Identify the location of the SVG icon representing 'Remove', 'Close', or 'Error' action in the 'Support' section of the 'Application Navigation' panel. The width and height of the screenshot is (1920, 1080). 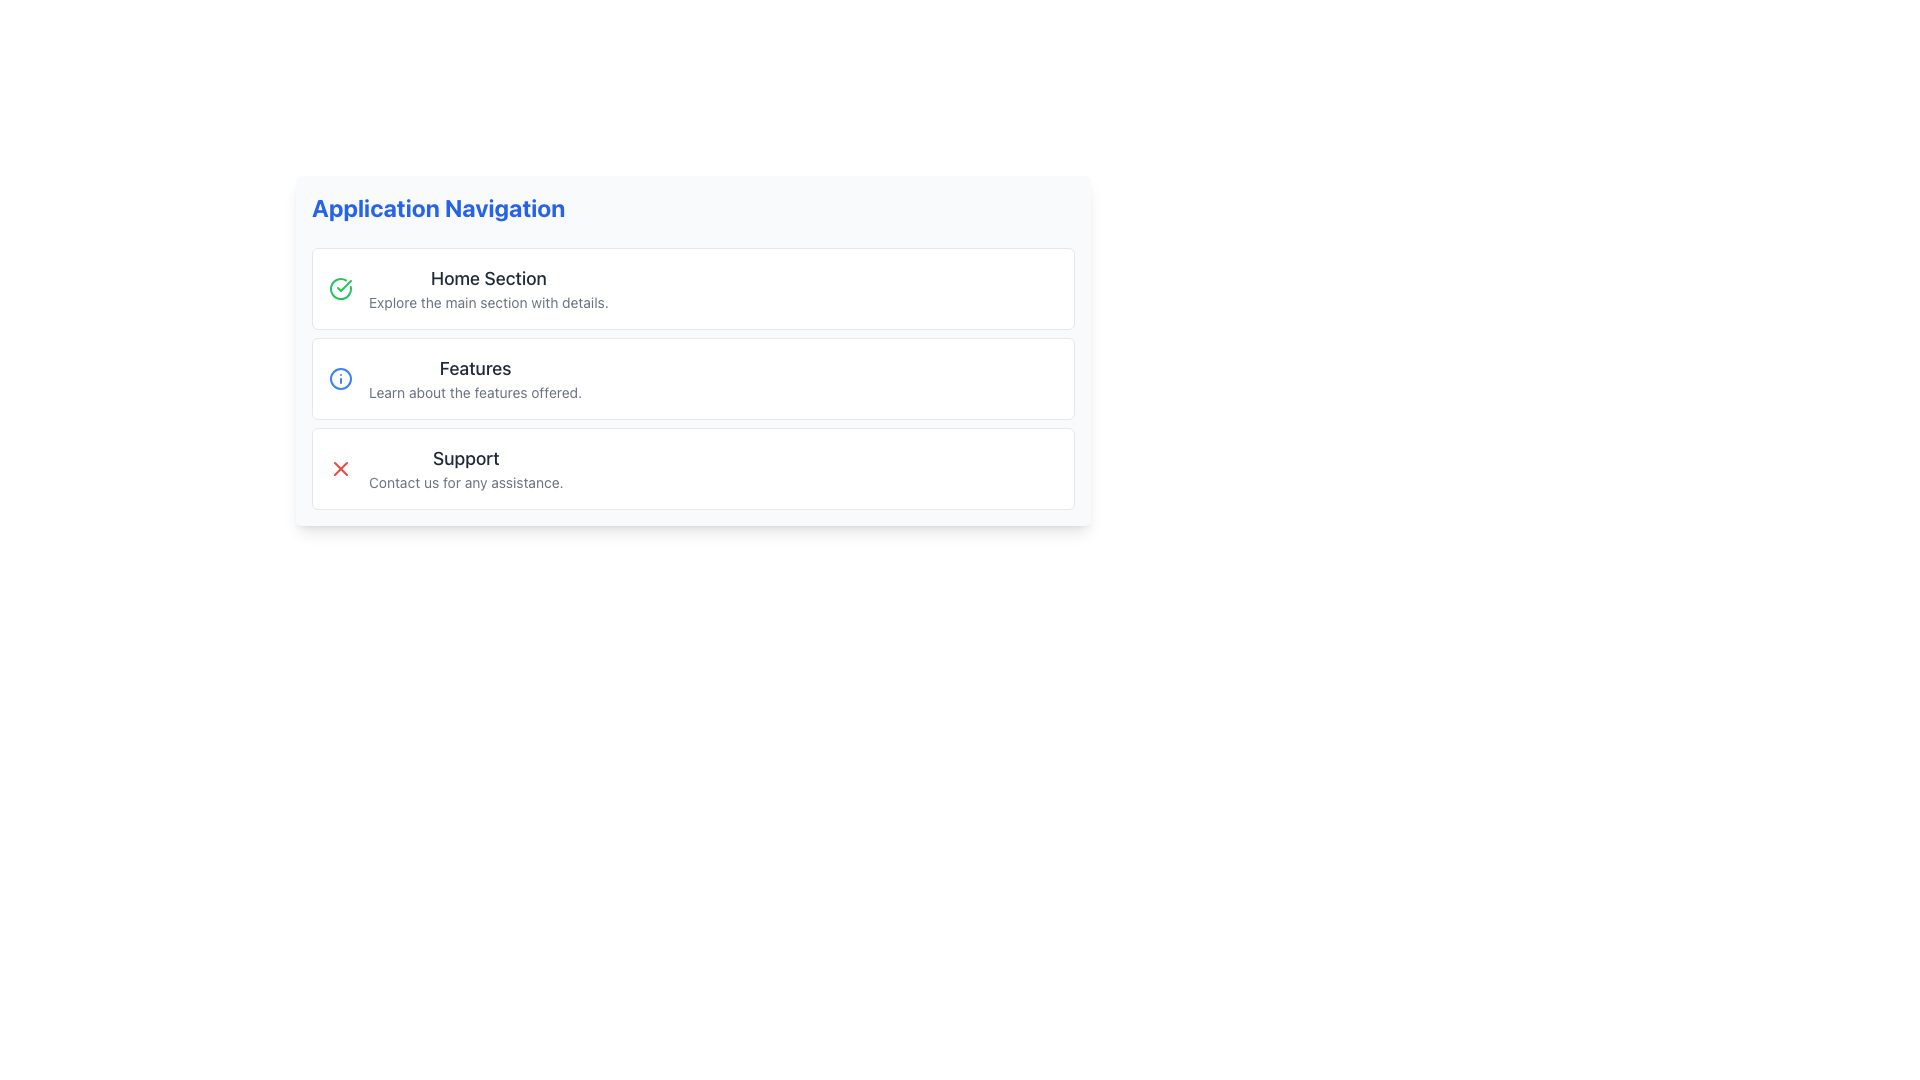
(340, 469).